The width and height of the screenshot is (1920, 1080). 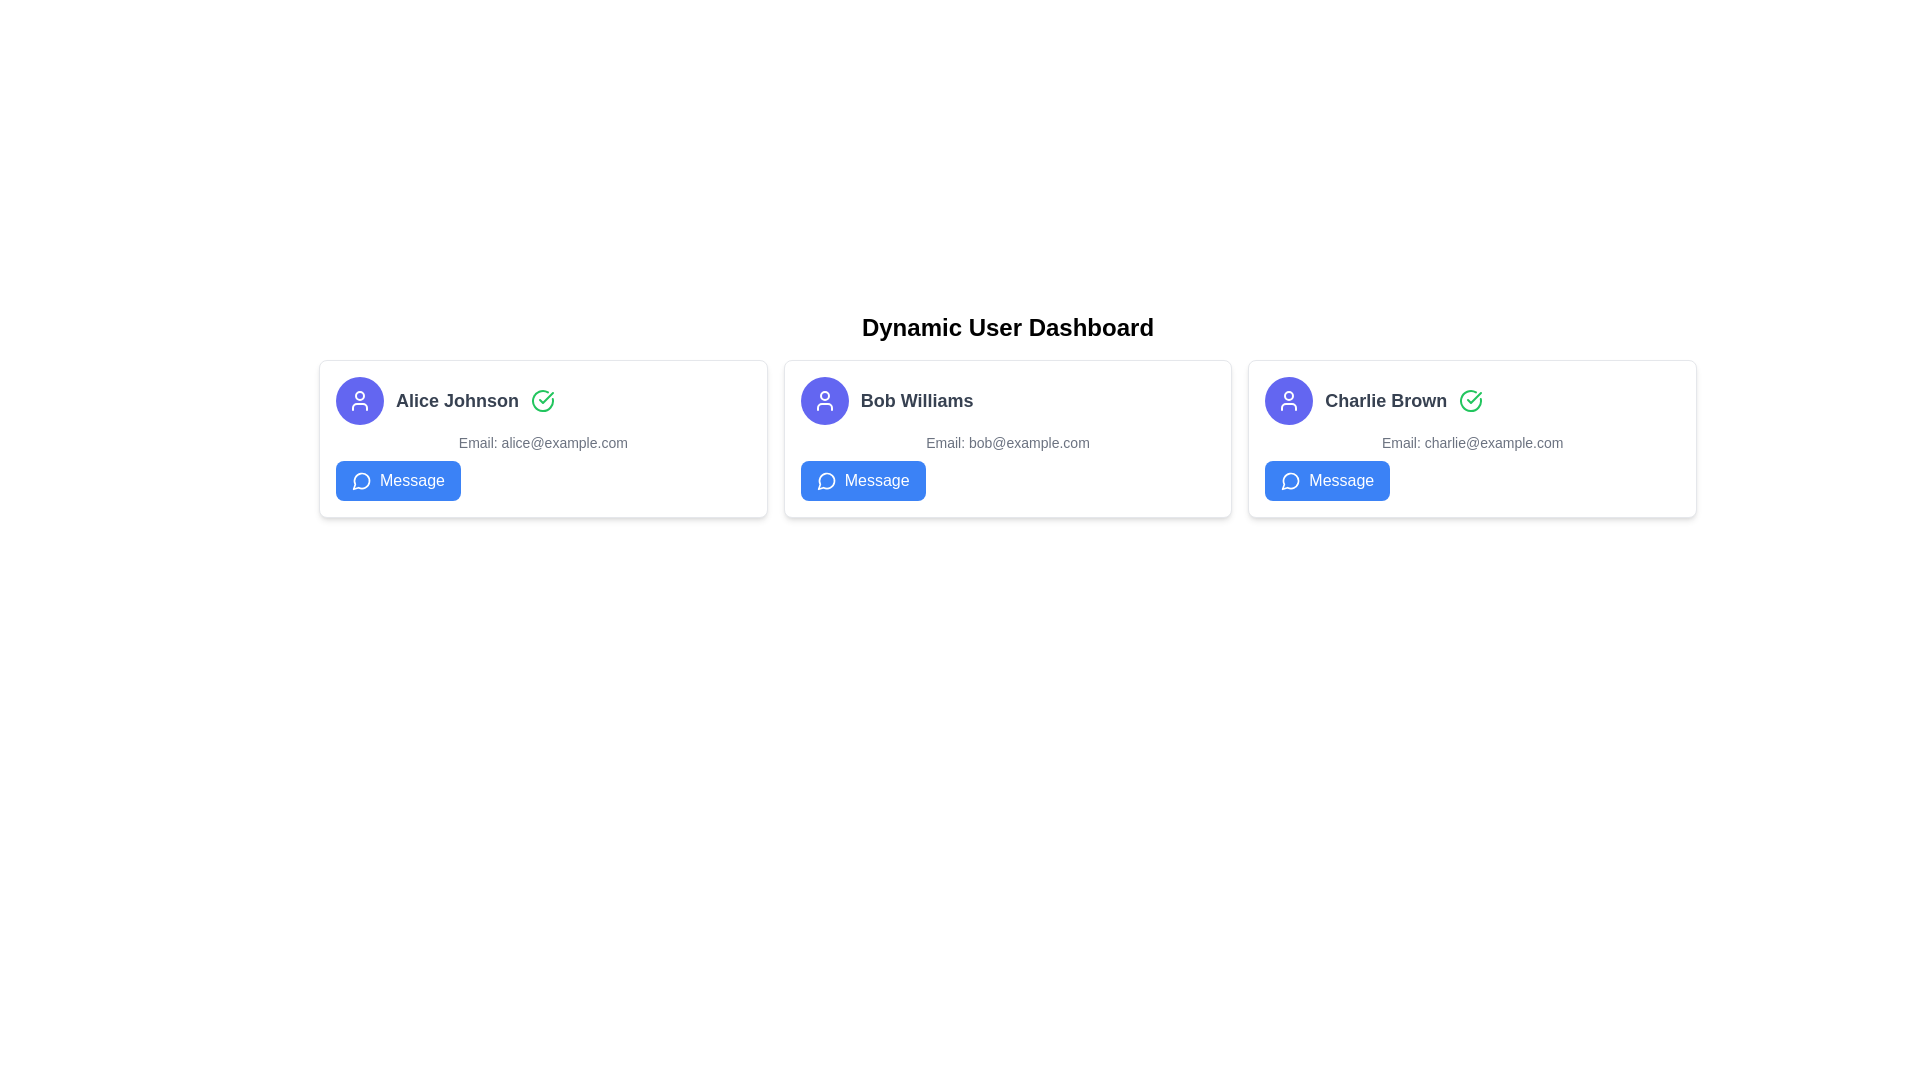 What do you see at coordinates (360, 401) in the screenshot?
I see `the user avatar icon representing Alice Johnson, which is located in the top-left section of the user card component` at bounding box center [360, 401].